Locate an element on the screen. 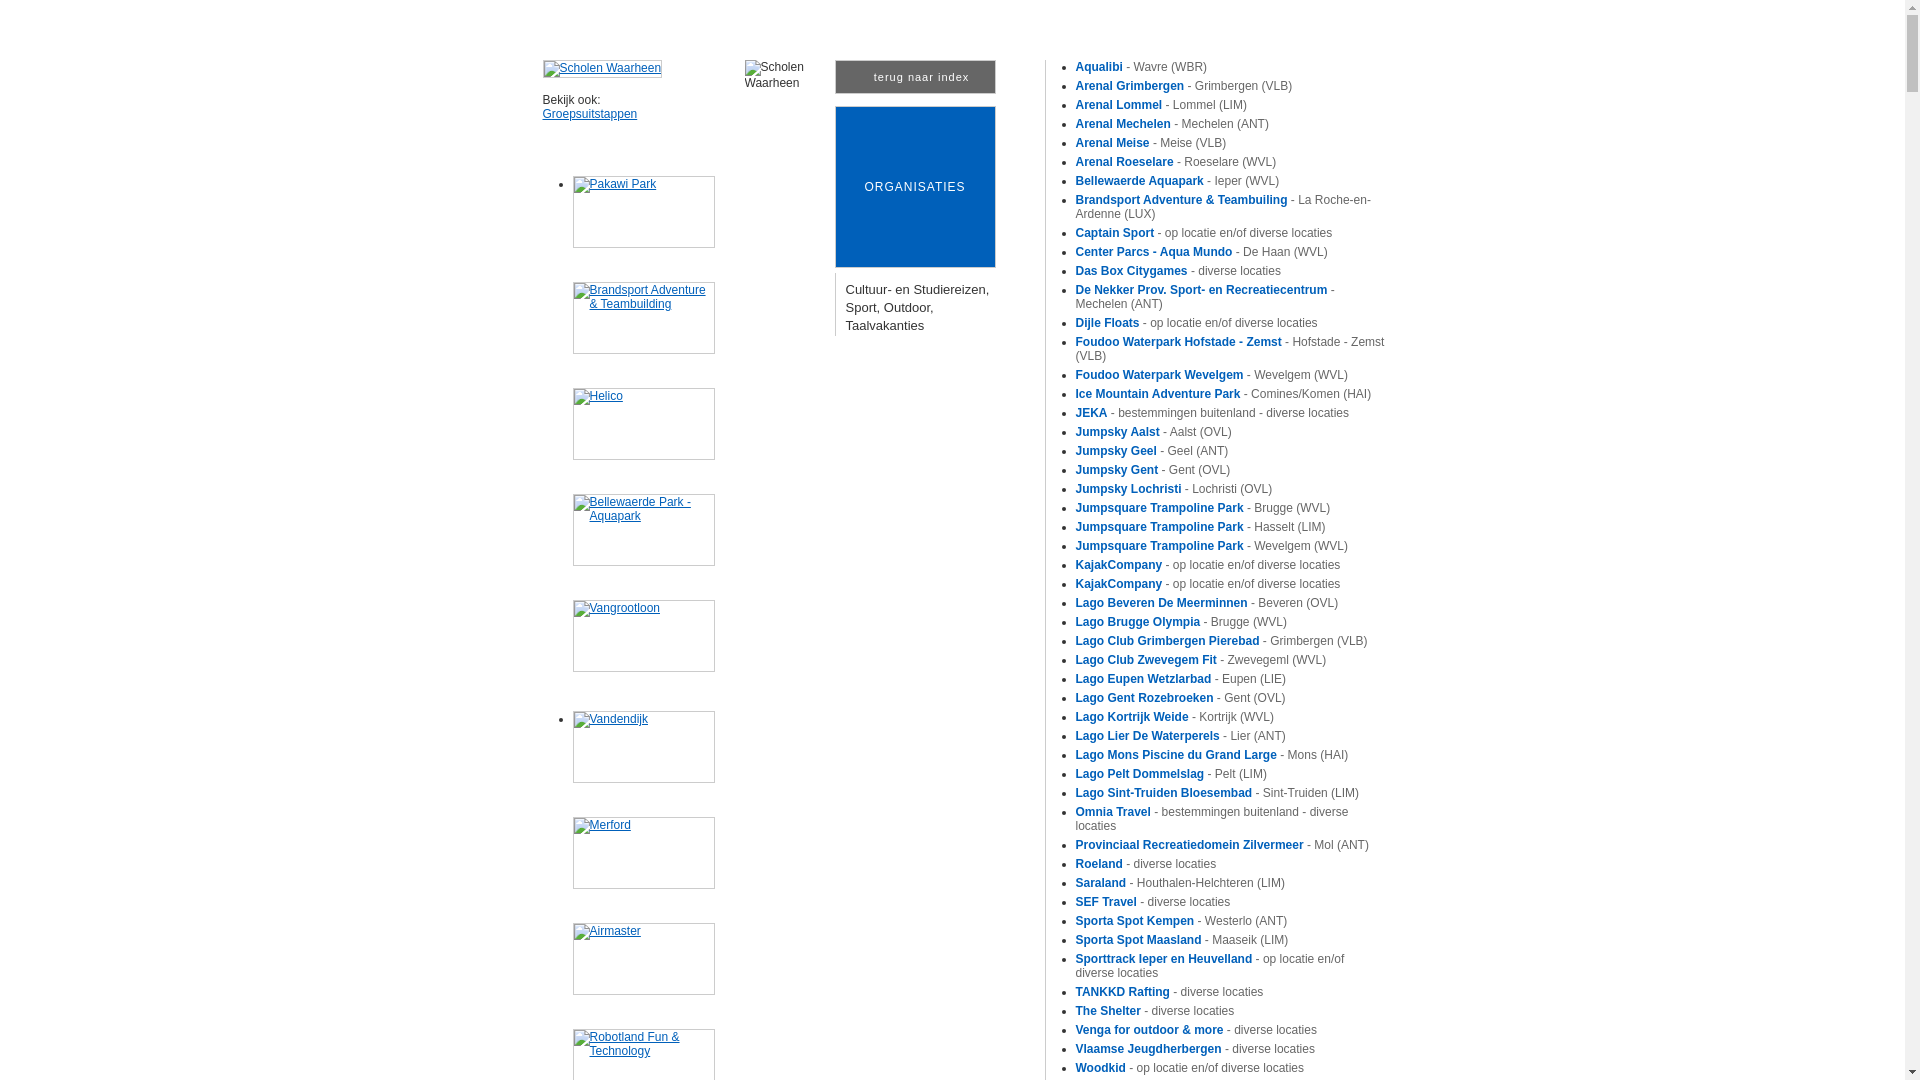 This screenshot has height=1080, width=1920. 'Bellewaerde Park - Aquapark' is located at coordinates (570, 528).